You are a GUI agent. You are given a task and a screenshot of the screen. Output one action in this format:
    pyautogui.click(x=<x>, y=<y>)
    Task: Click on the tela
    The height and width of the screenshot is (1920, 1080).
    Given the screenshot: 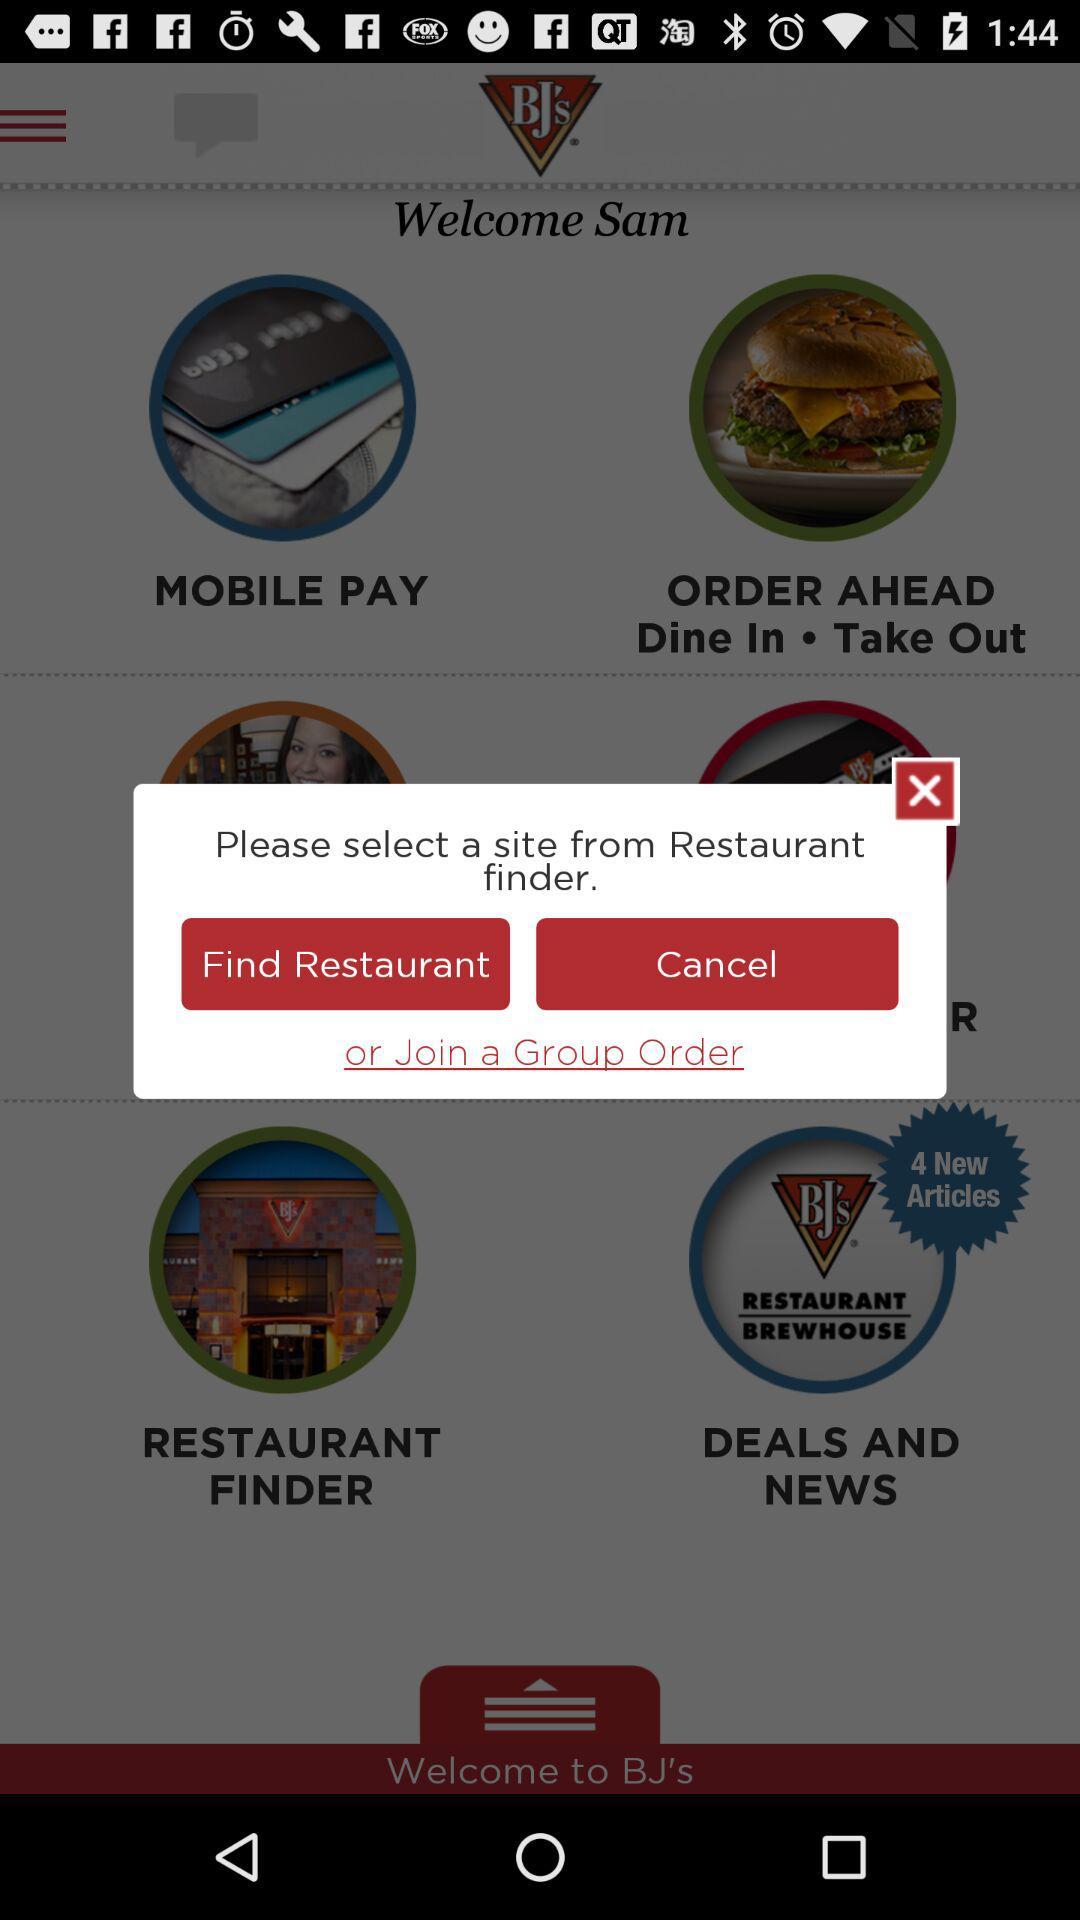 What is the action you would take?
    pyautogui.click(x=925, y=790)
    